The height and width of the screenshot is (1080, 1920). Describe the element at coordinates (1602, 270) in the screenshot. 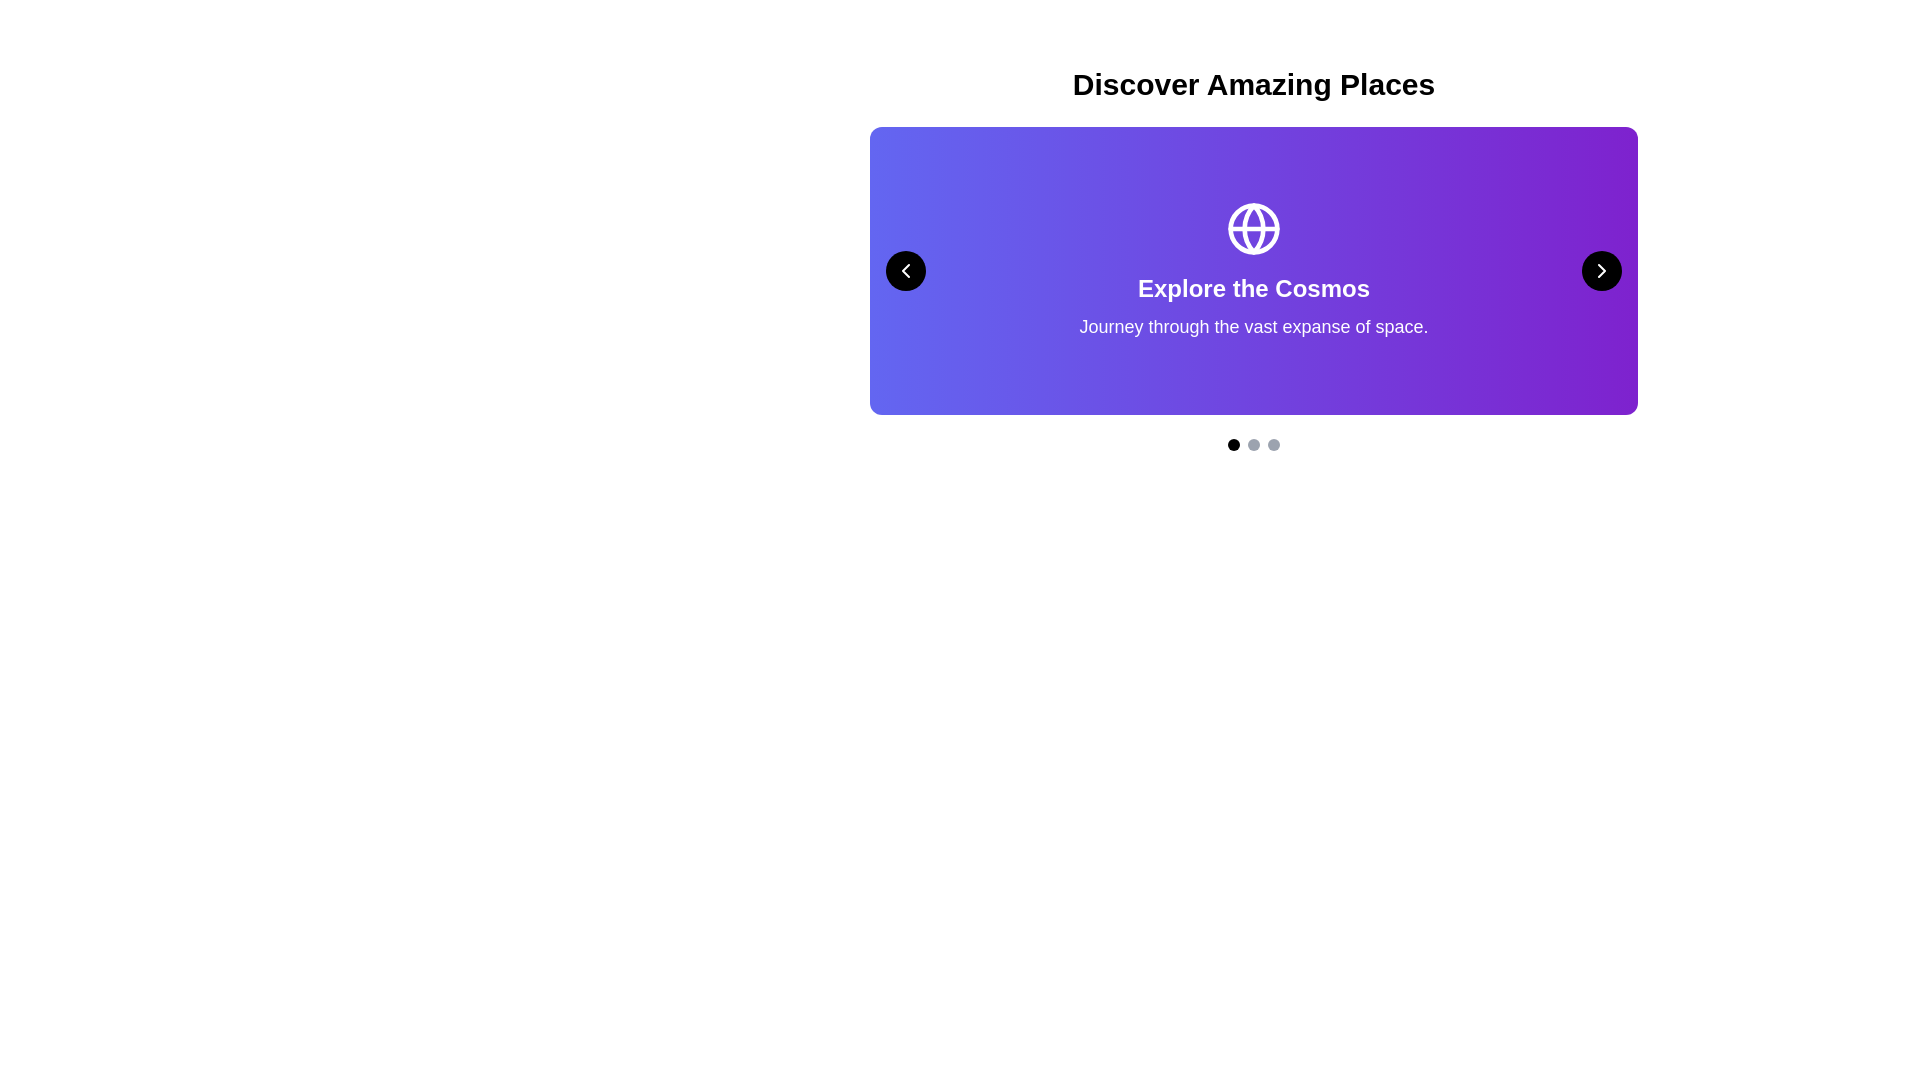

I see `the small chevron-like shape icon on the right side of the carousel component, which is part of the right navigation button indicating movement to the next item or page` at that location.